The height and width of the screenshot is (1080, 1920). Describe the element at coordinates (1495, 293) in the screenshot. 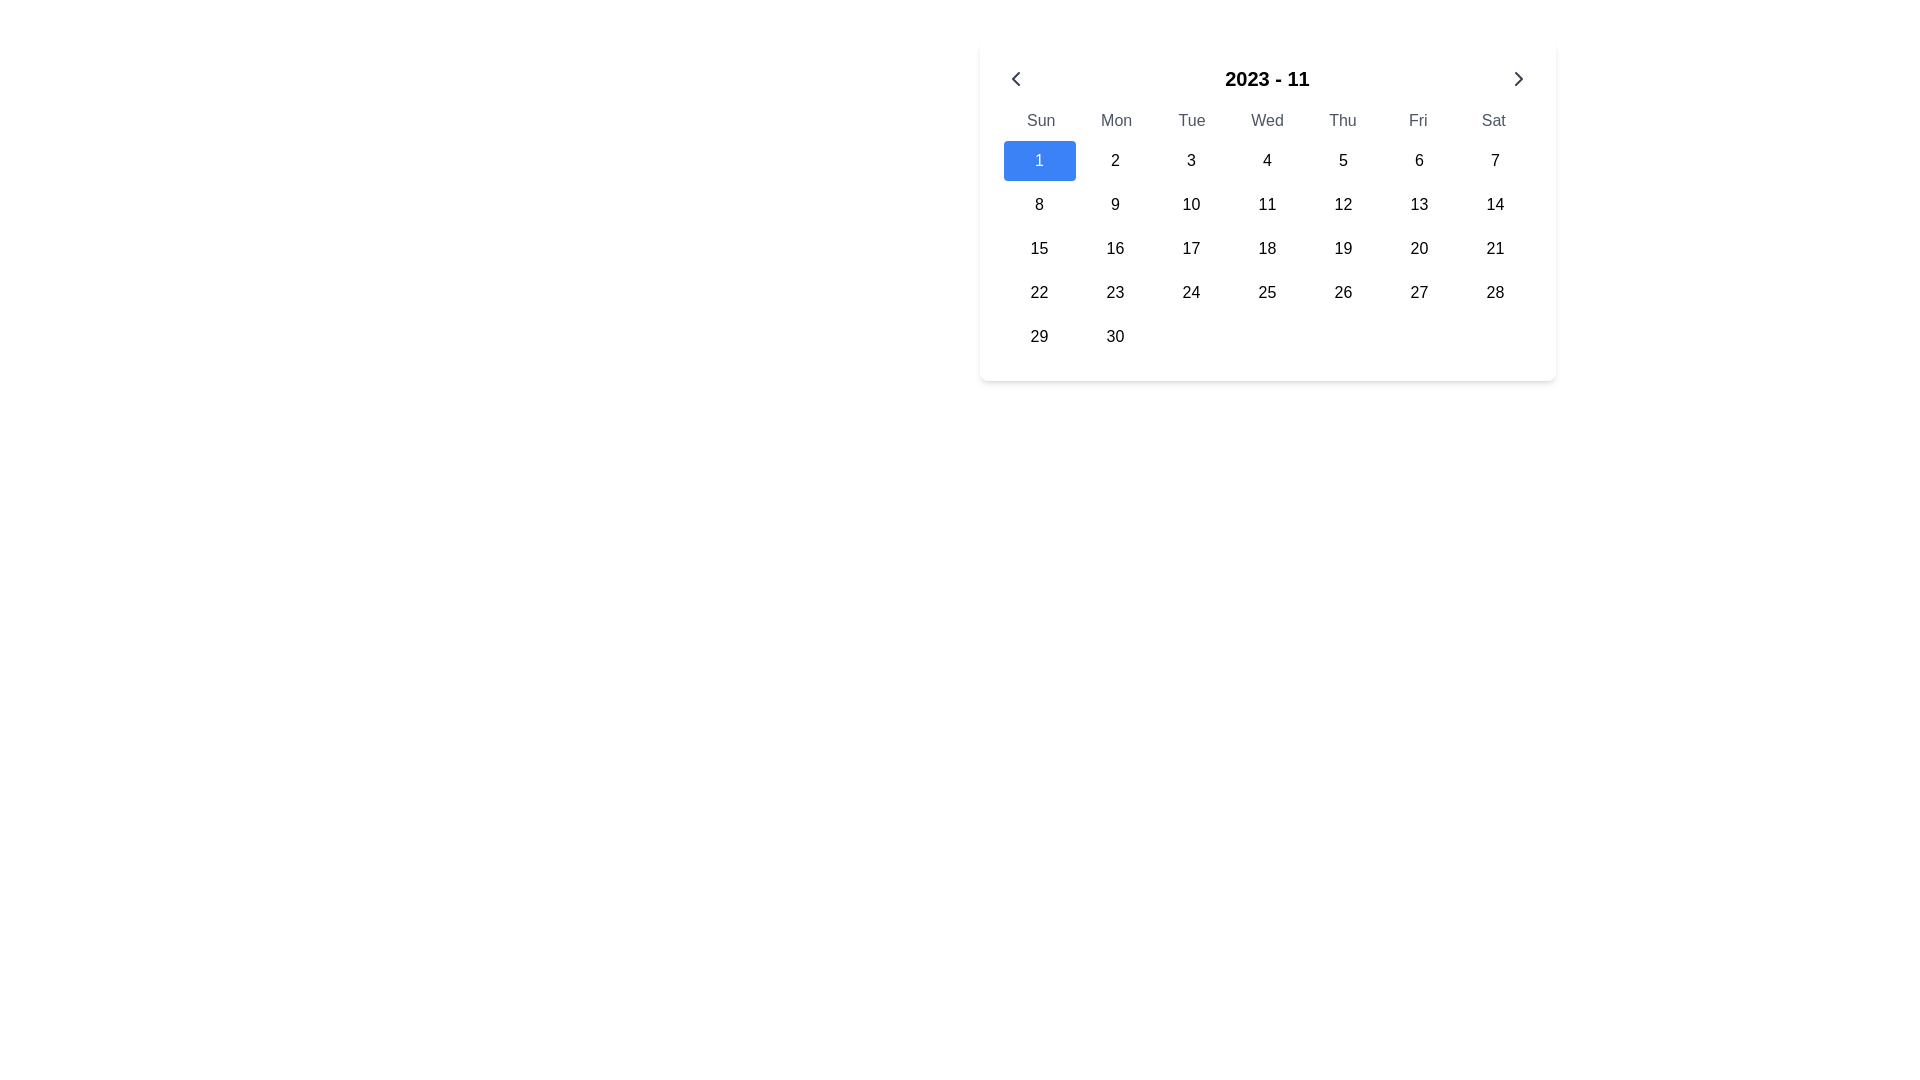

I see `the button displaying the bold black text '28' in the calendar view` at that location.